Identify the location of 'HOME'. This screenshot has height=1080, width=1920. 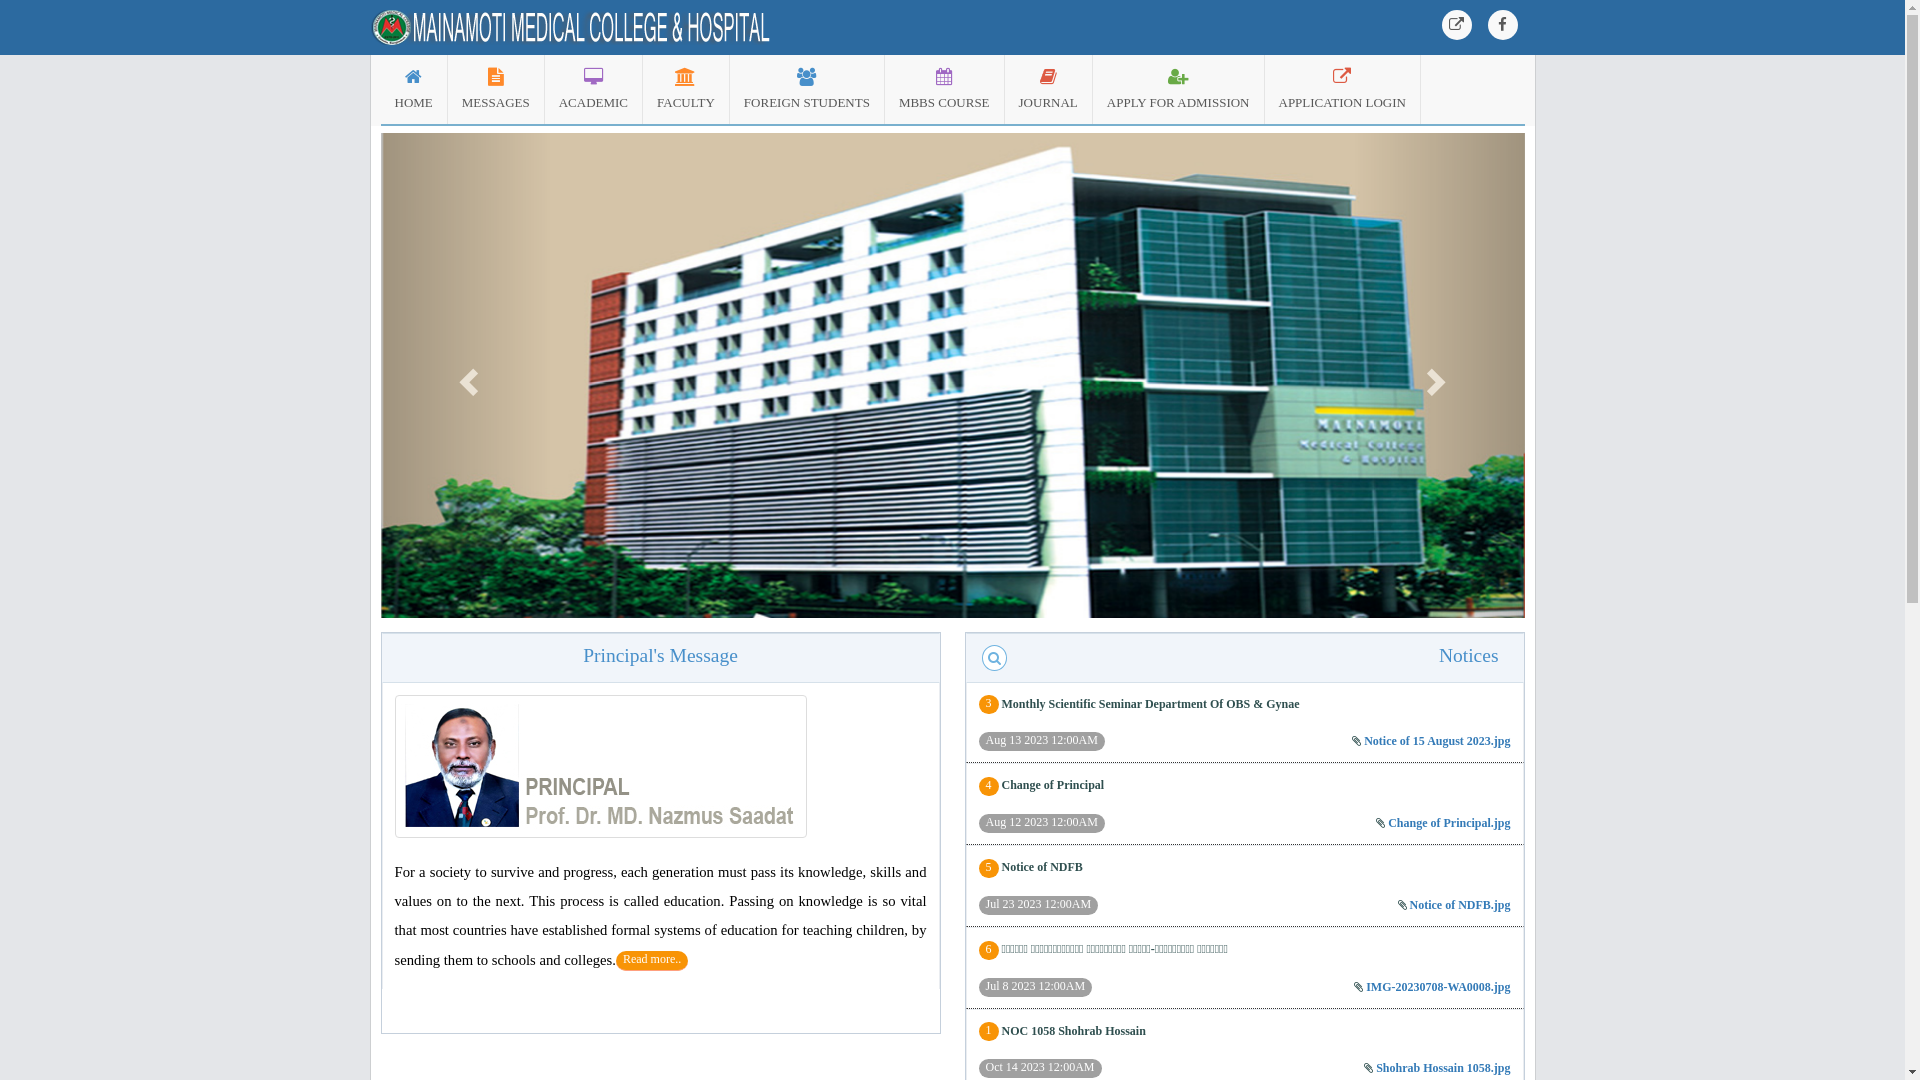
(411, 88).